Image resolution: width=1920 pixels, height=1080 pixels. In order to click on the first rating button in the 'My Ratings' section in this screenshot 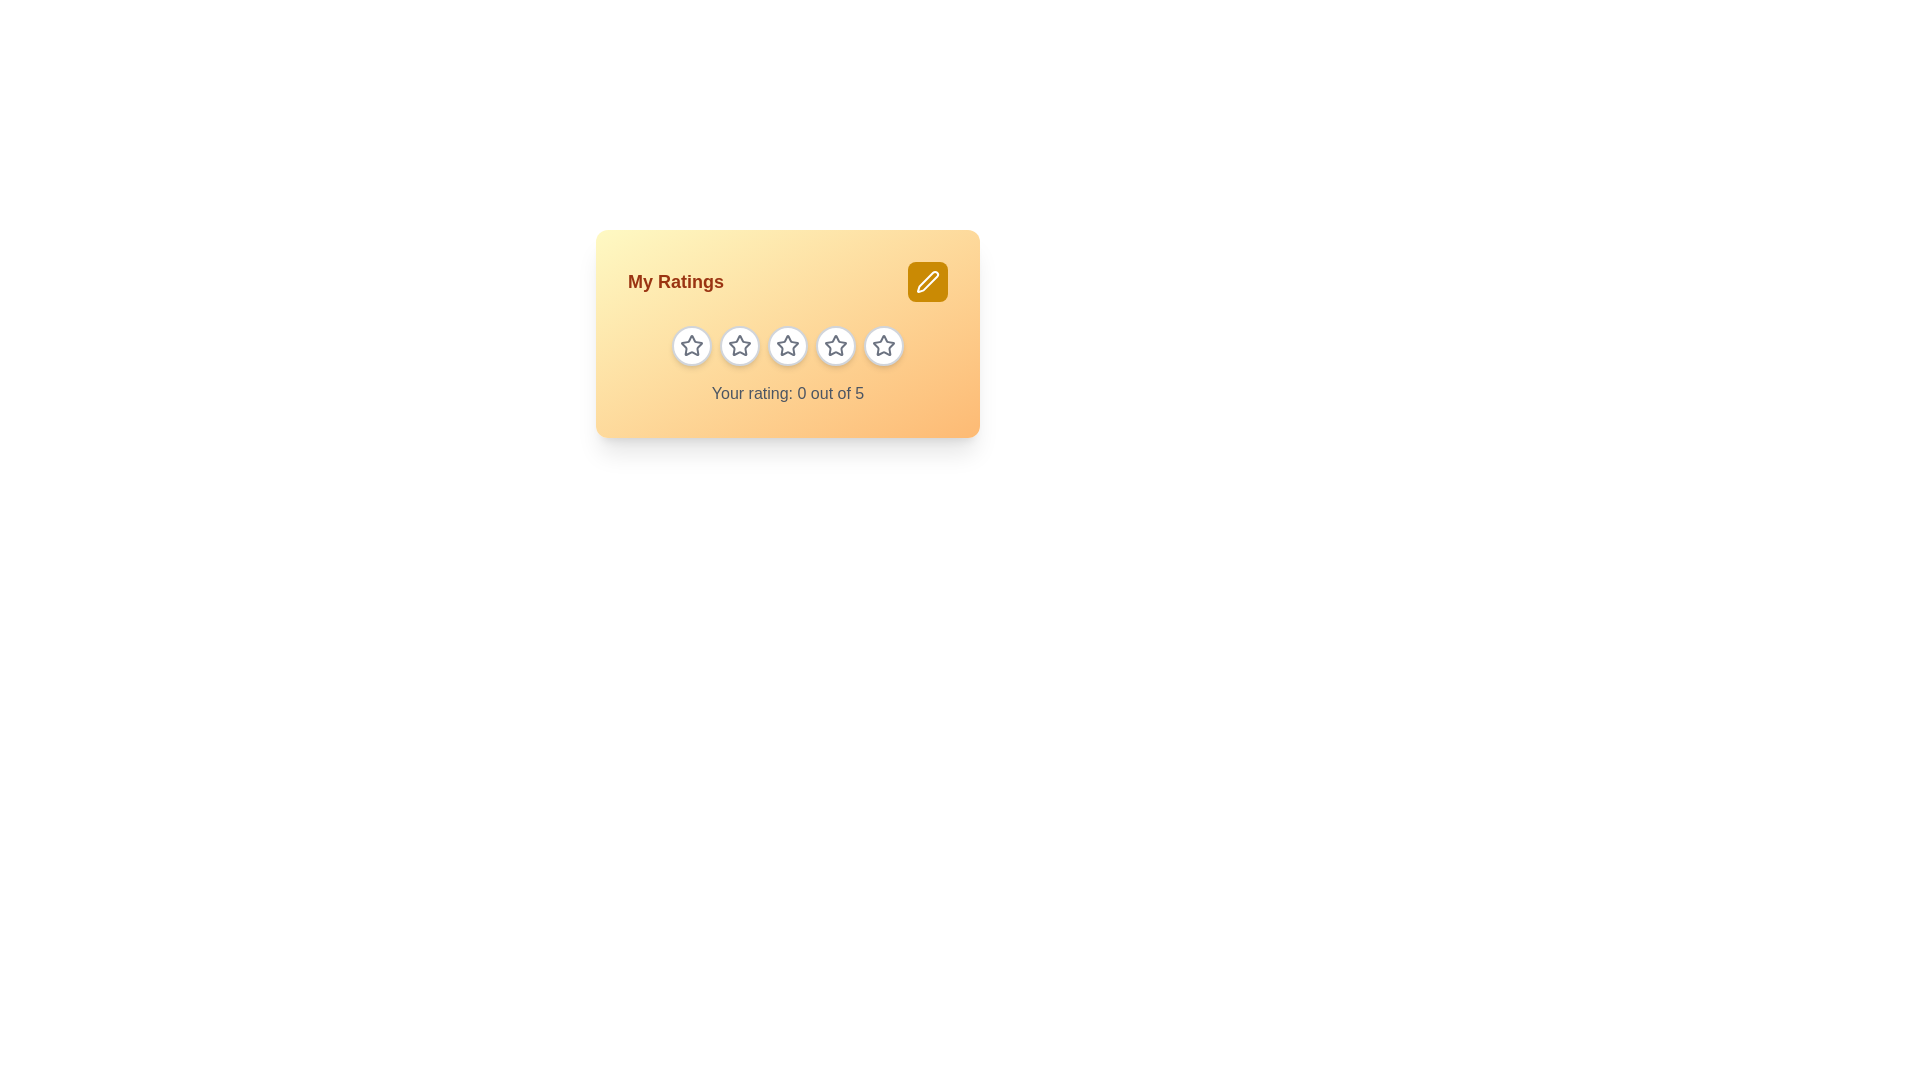, I will do `click(691, 345)`.